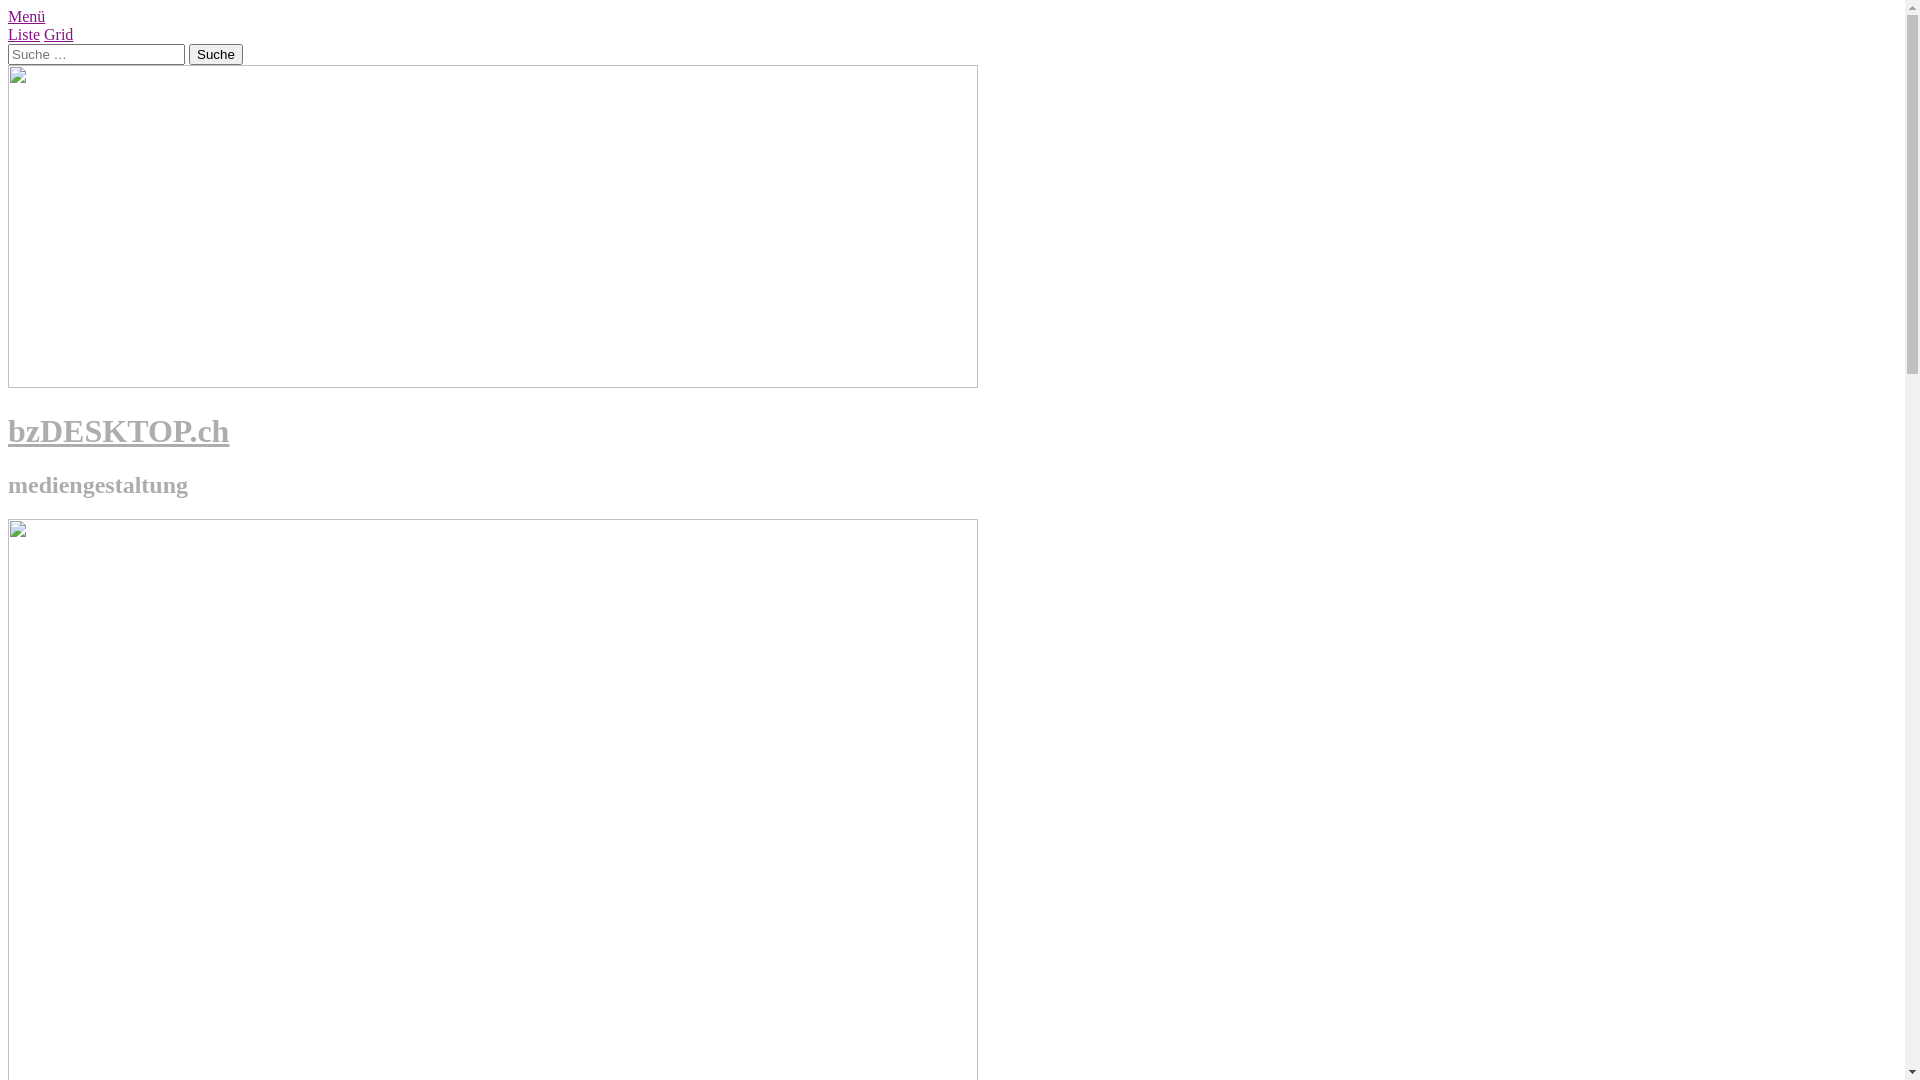 This screenshot has height=1080, width=1920. Describe the element at coordinates (24, 34) in the screenshot. I see `'Liste'` at that location.